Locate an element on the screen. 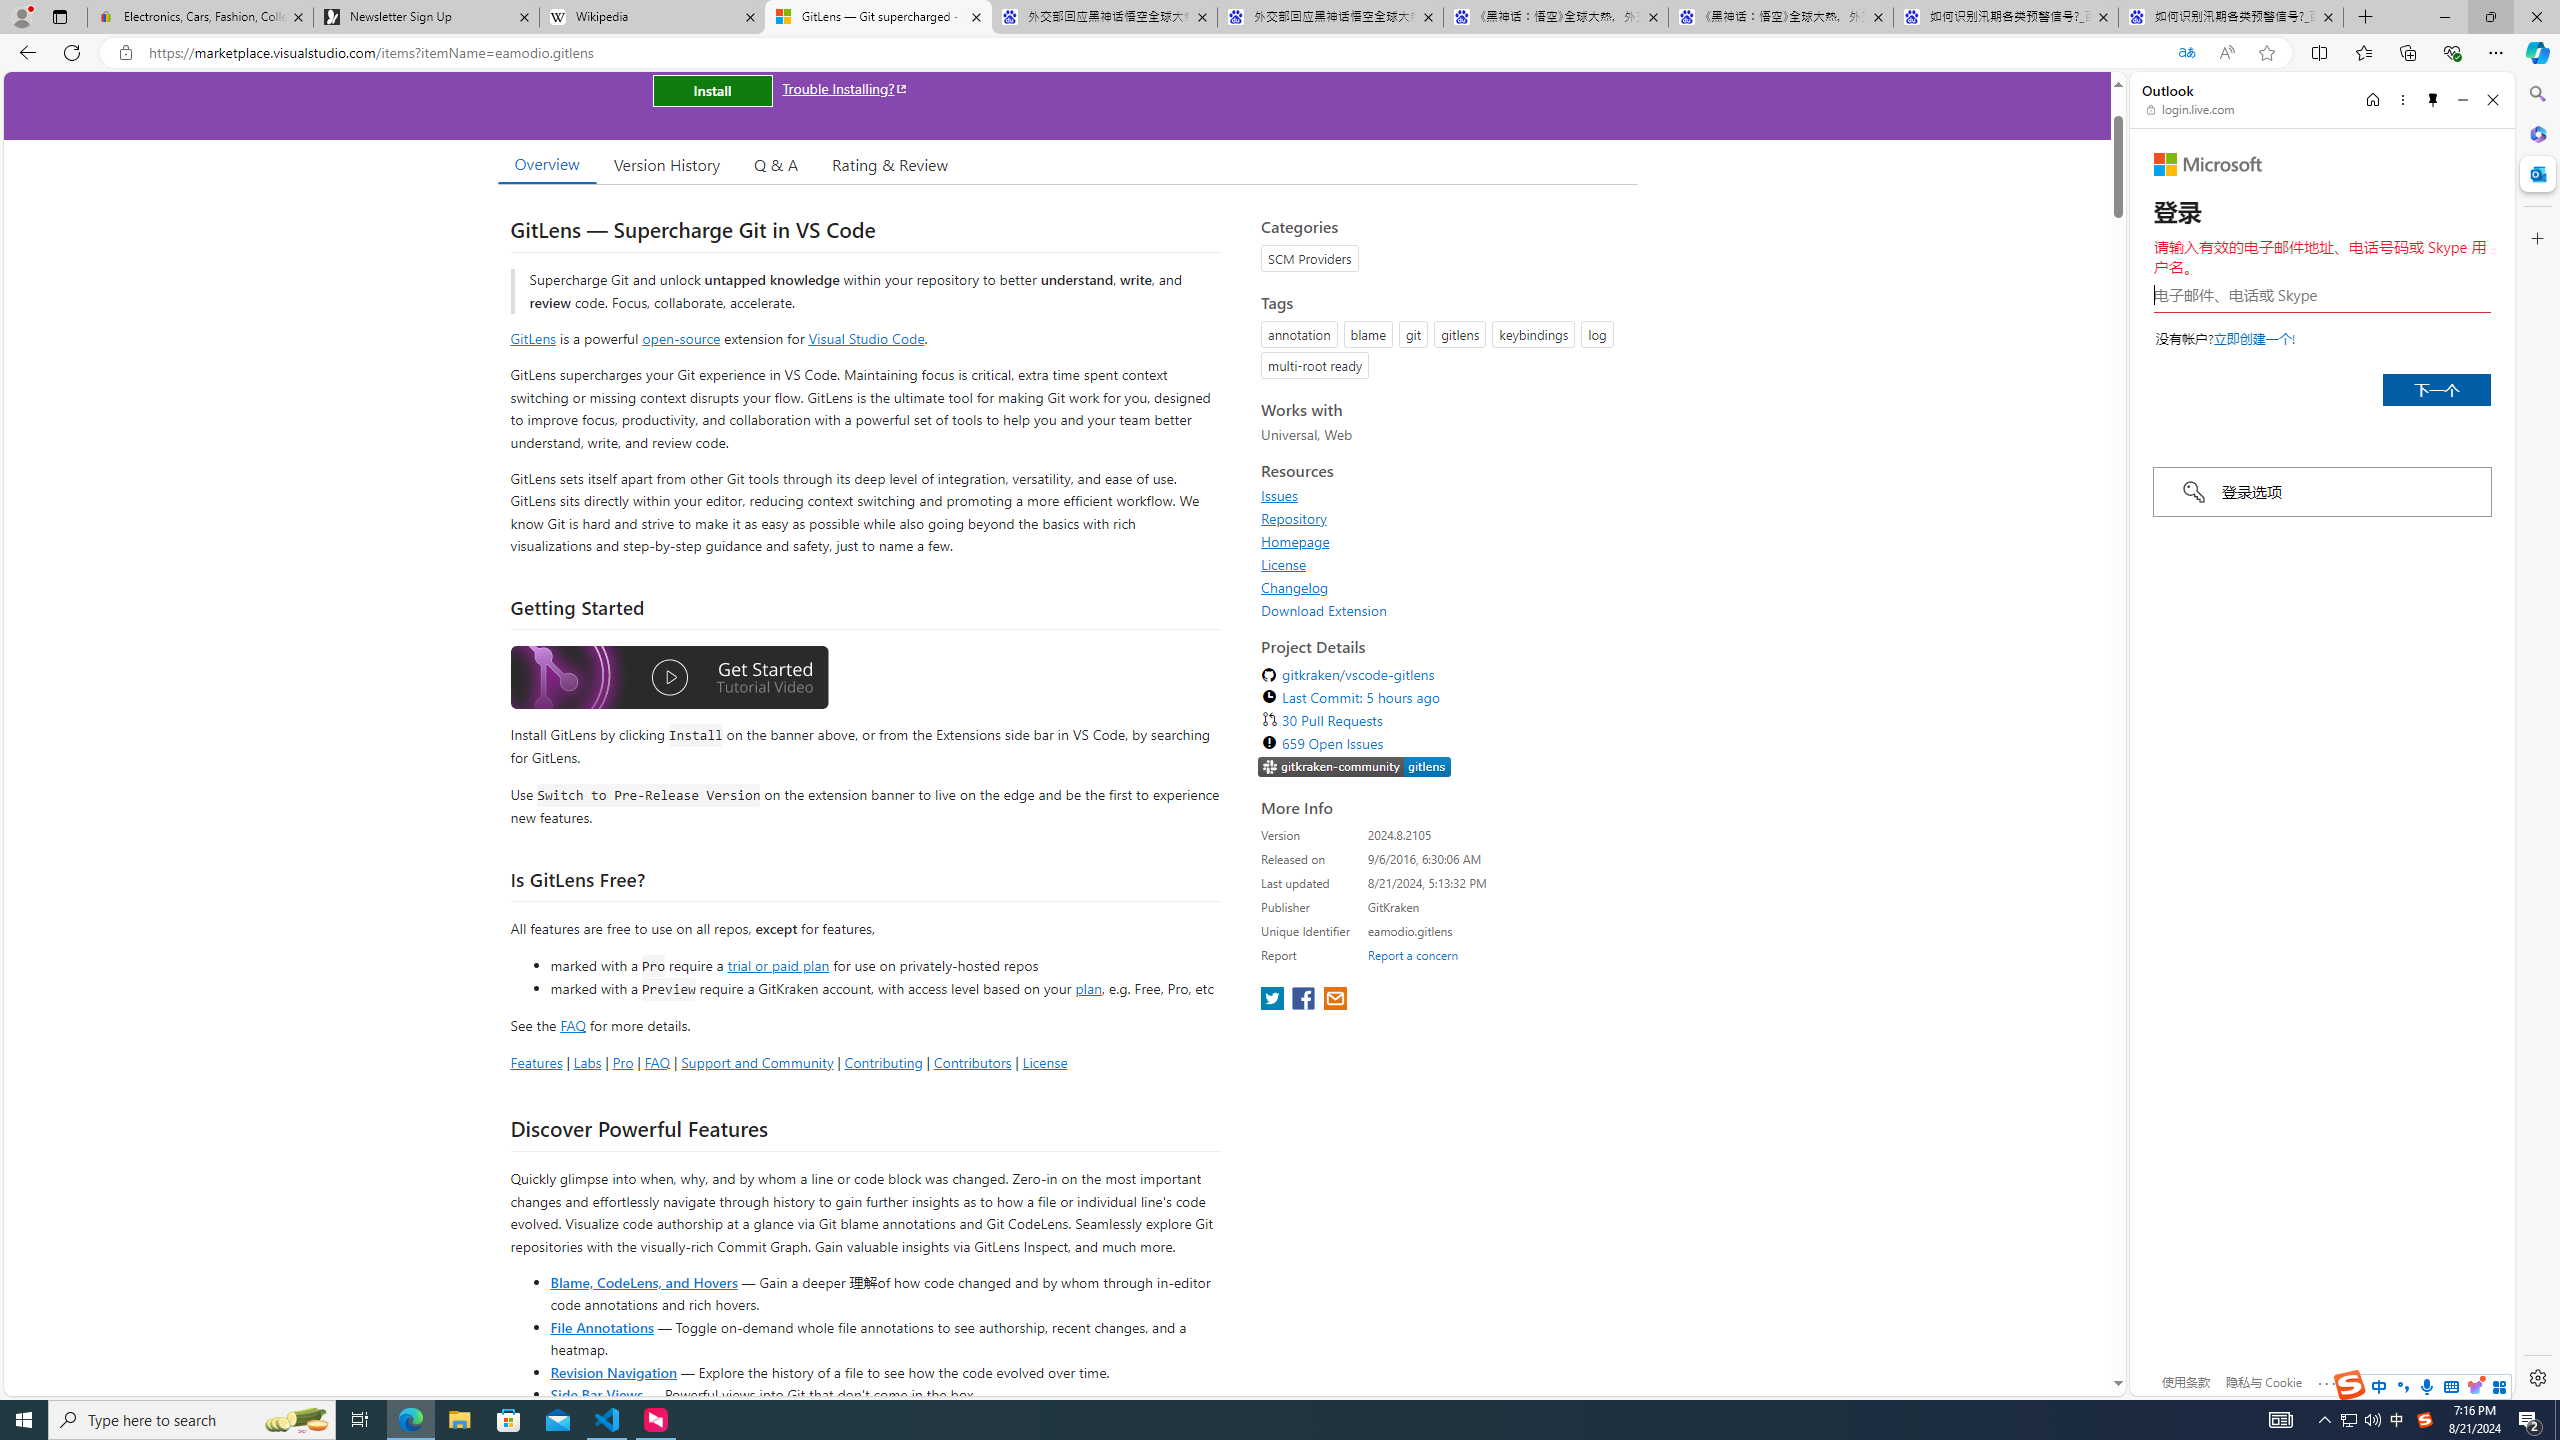 The height and width of the screenshot is (1440, 2560). 'Q & A' is located at coordinates (775, 164).